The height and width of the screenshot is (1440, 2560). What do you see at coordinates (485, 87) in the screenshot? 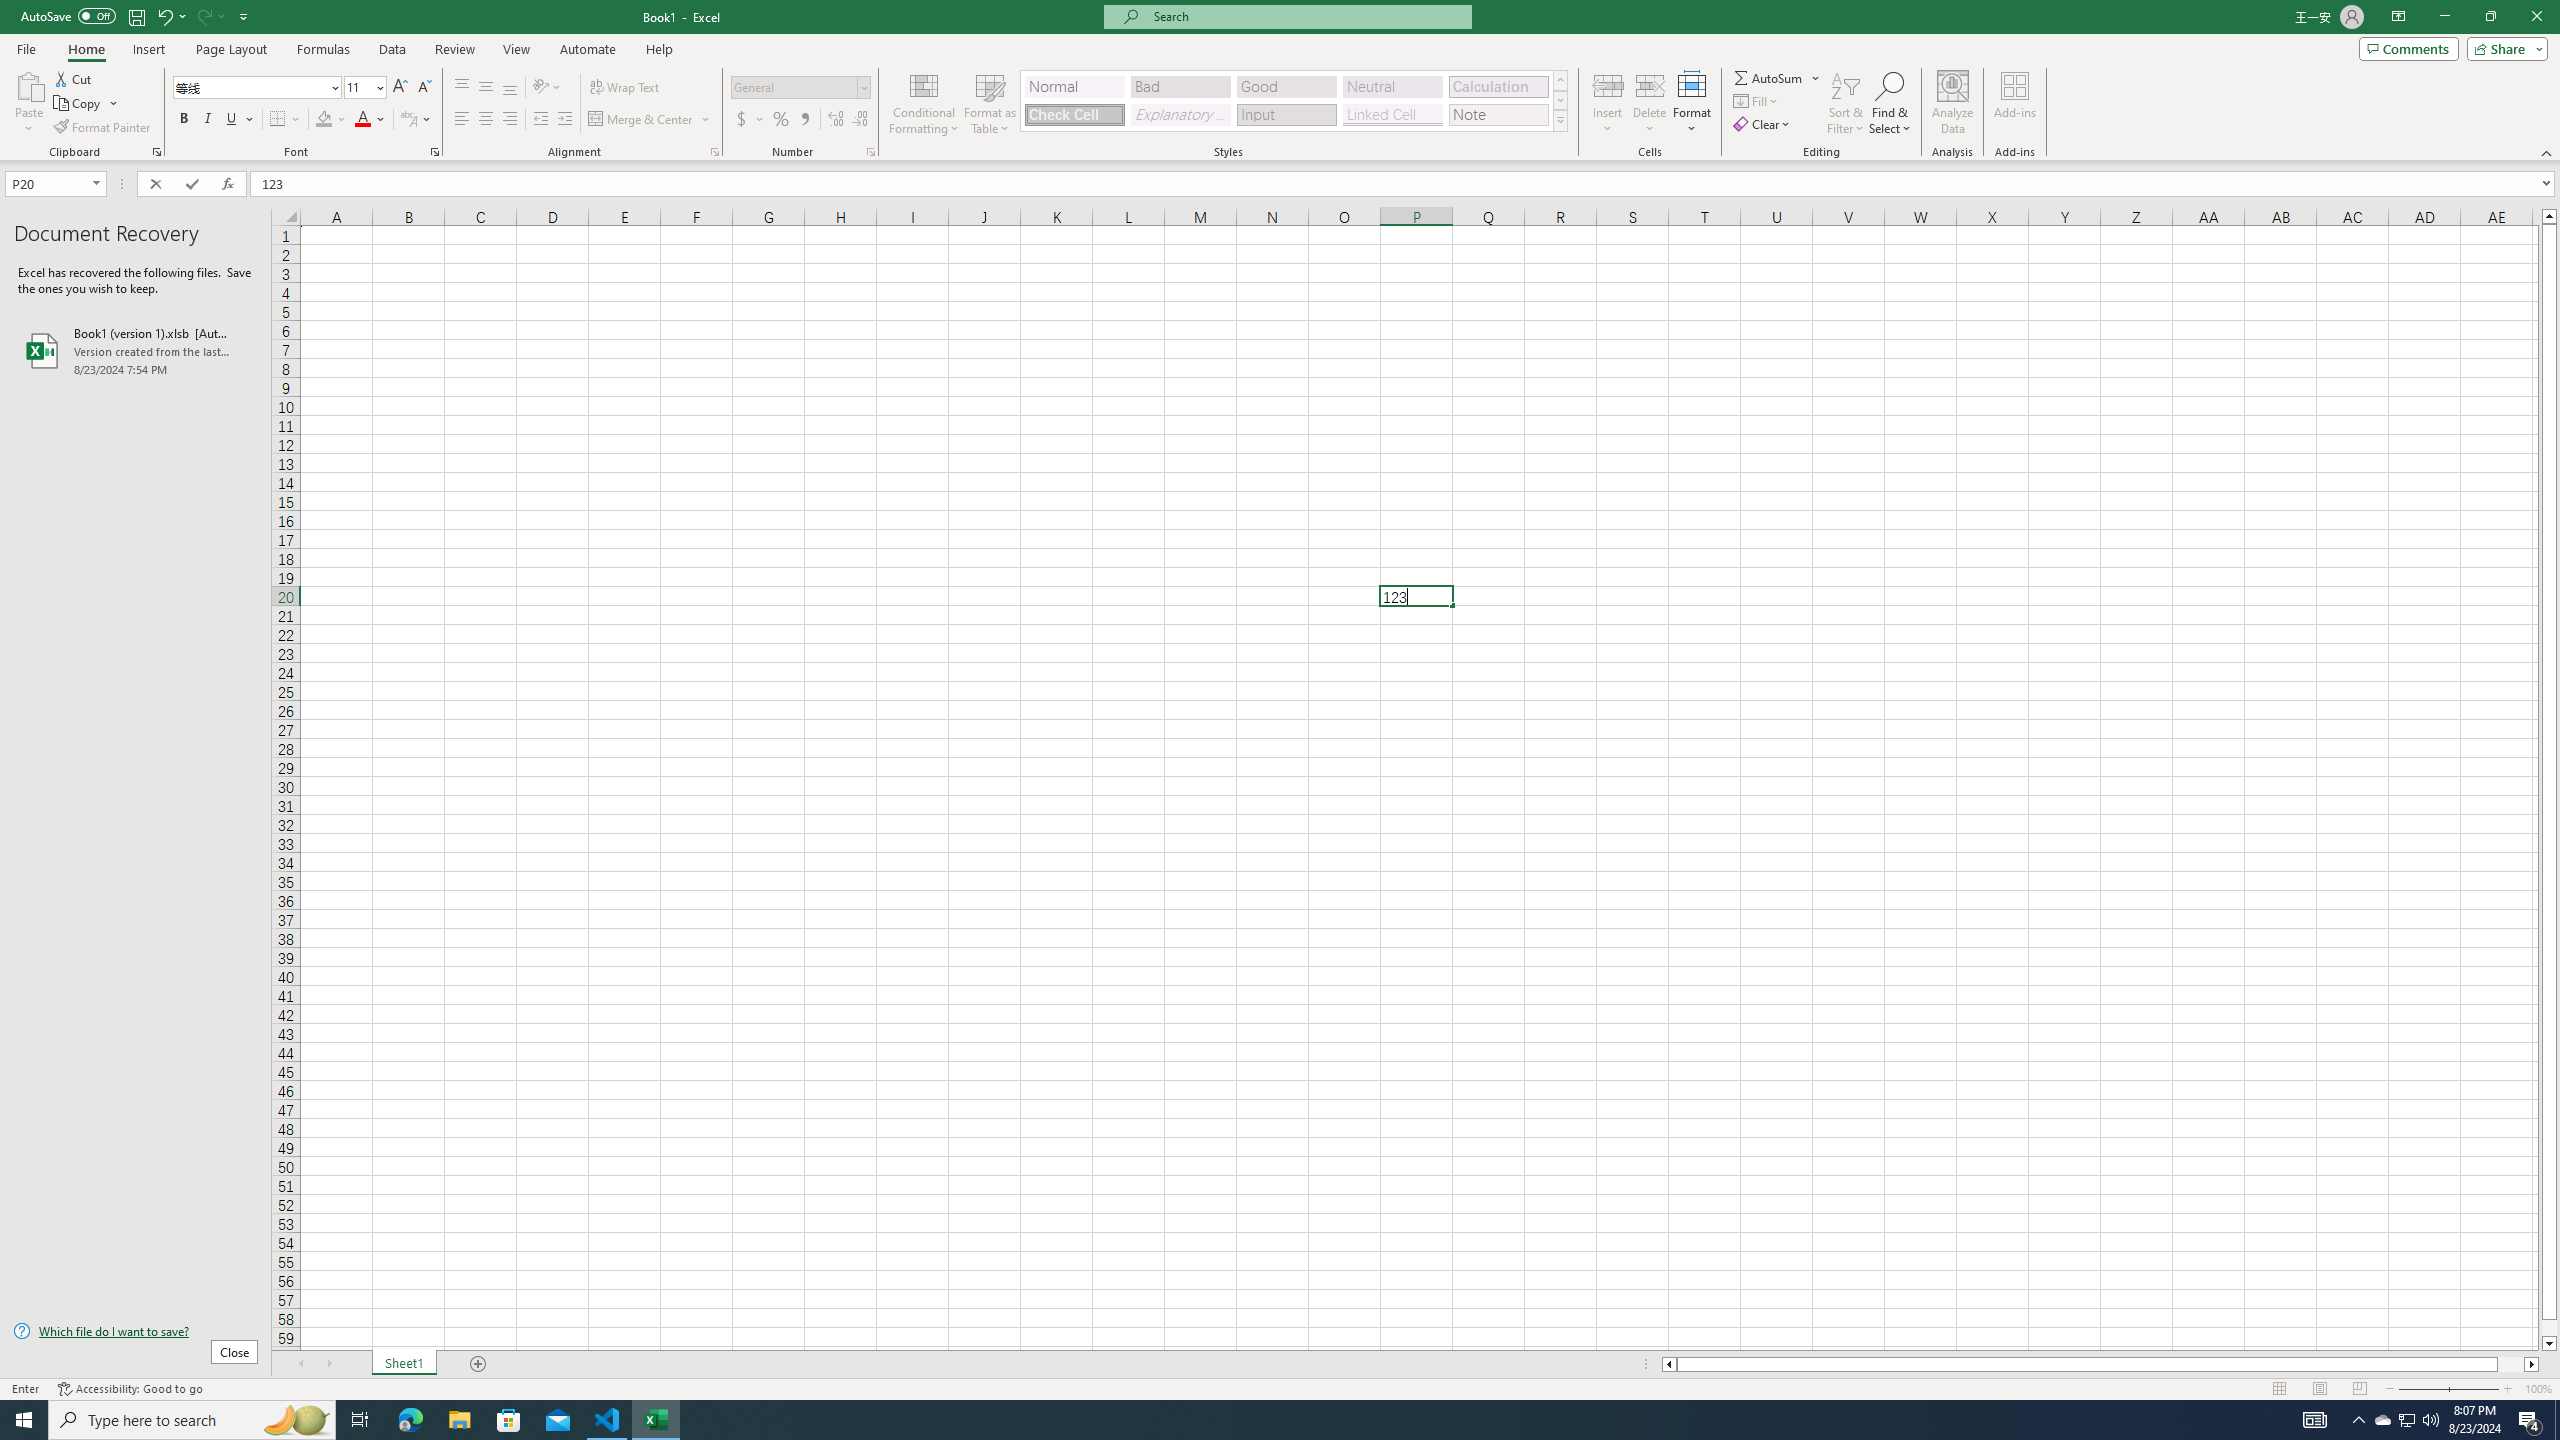
I see `'Middle Align'` at bounding box center [485, 87].